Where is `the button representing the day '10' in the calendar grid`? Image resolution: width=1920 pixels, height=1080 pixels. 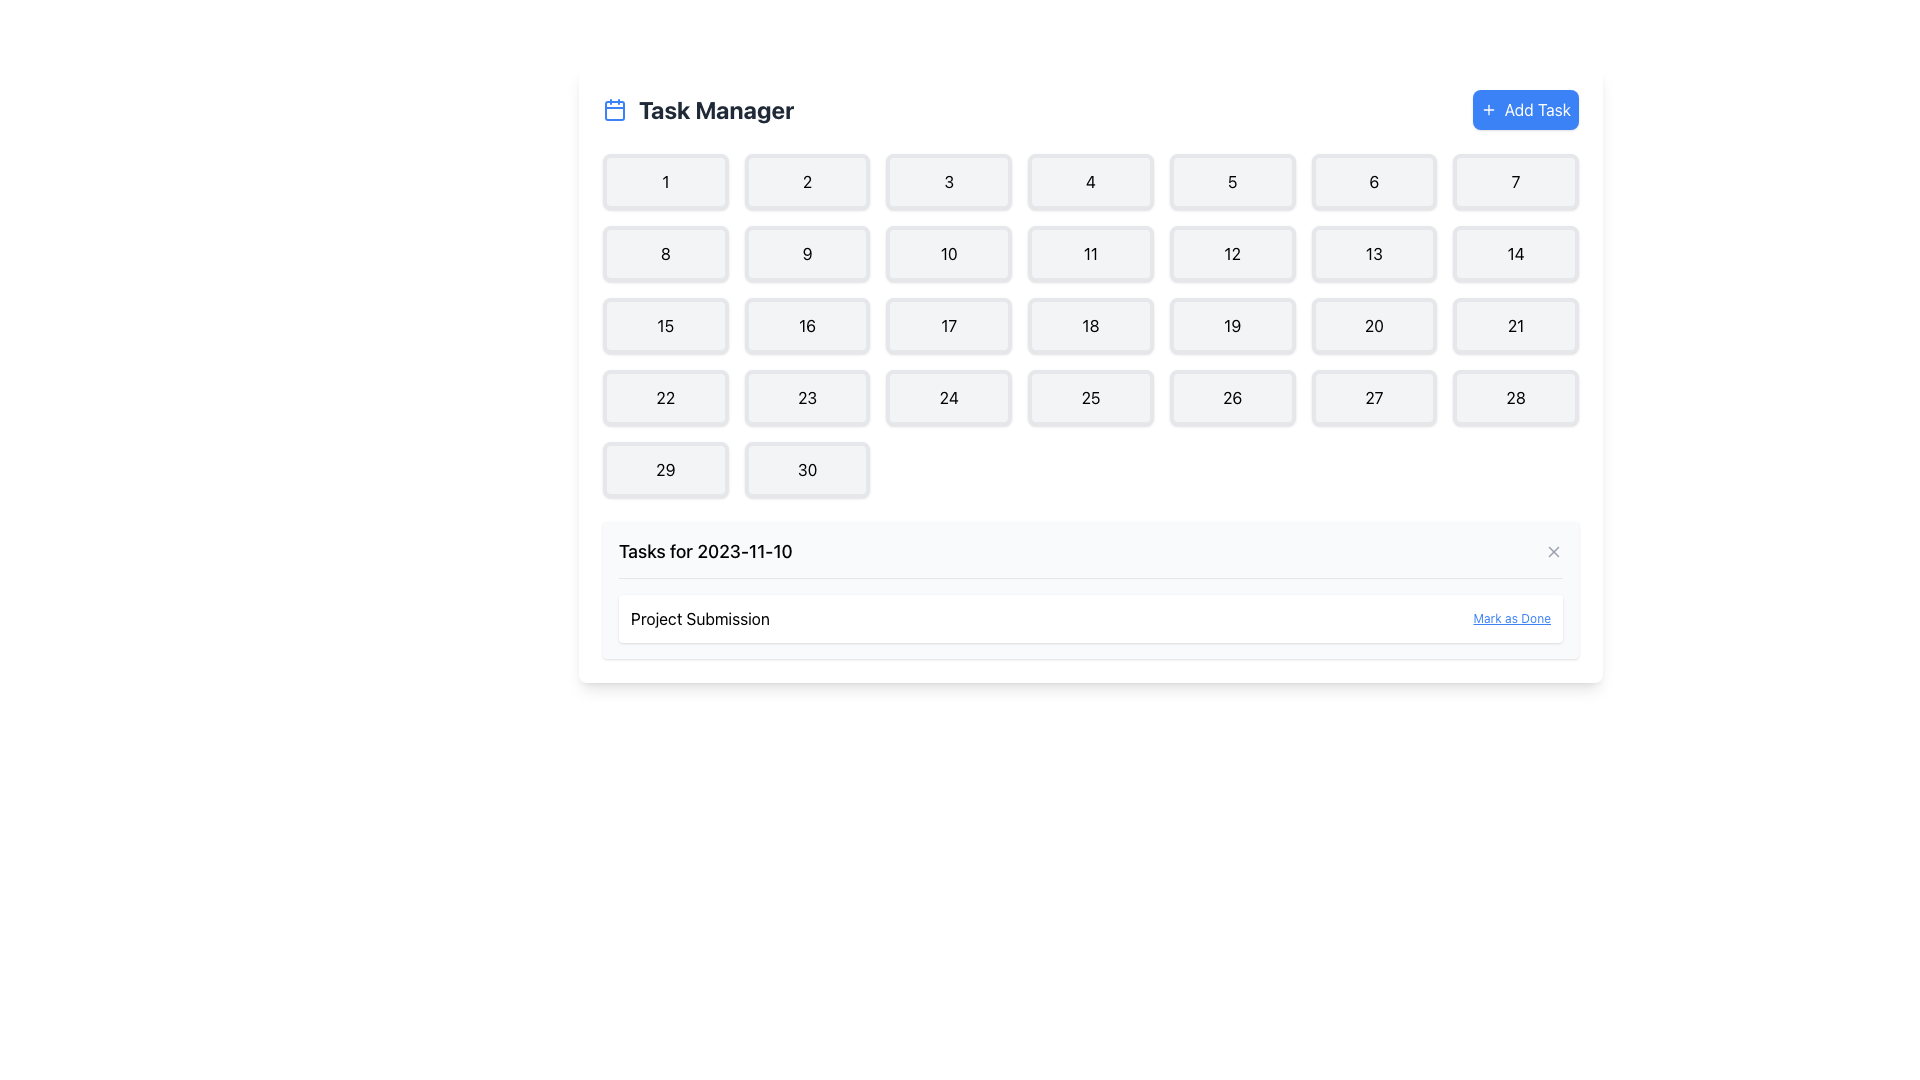 the button representing the day '10' in the calendar grid is located at coordinates (948, 253).